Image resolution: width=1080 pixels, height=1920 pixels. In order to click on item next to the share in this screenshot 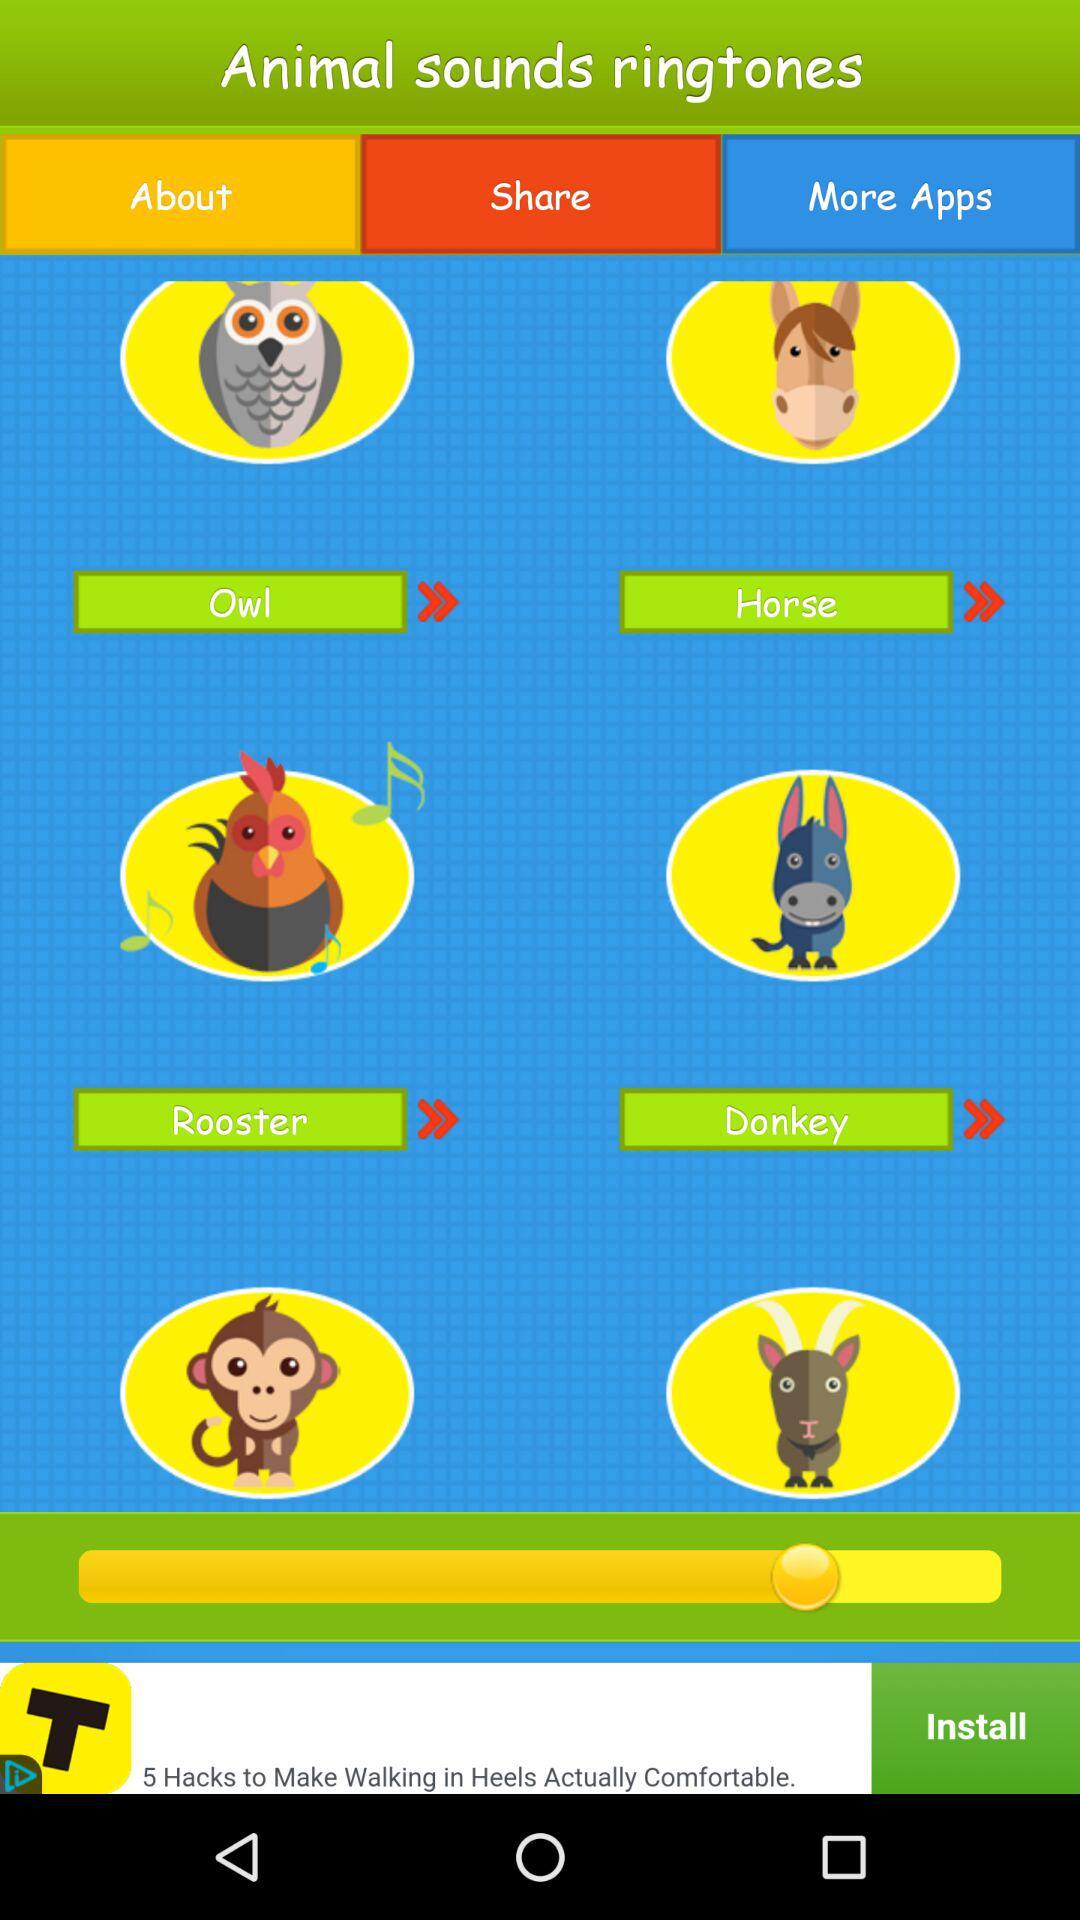, I will do `click(180, 194)`.